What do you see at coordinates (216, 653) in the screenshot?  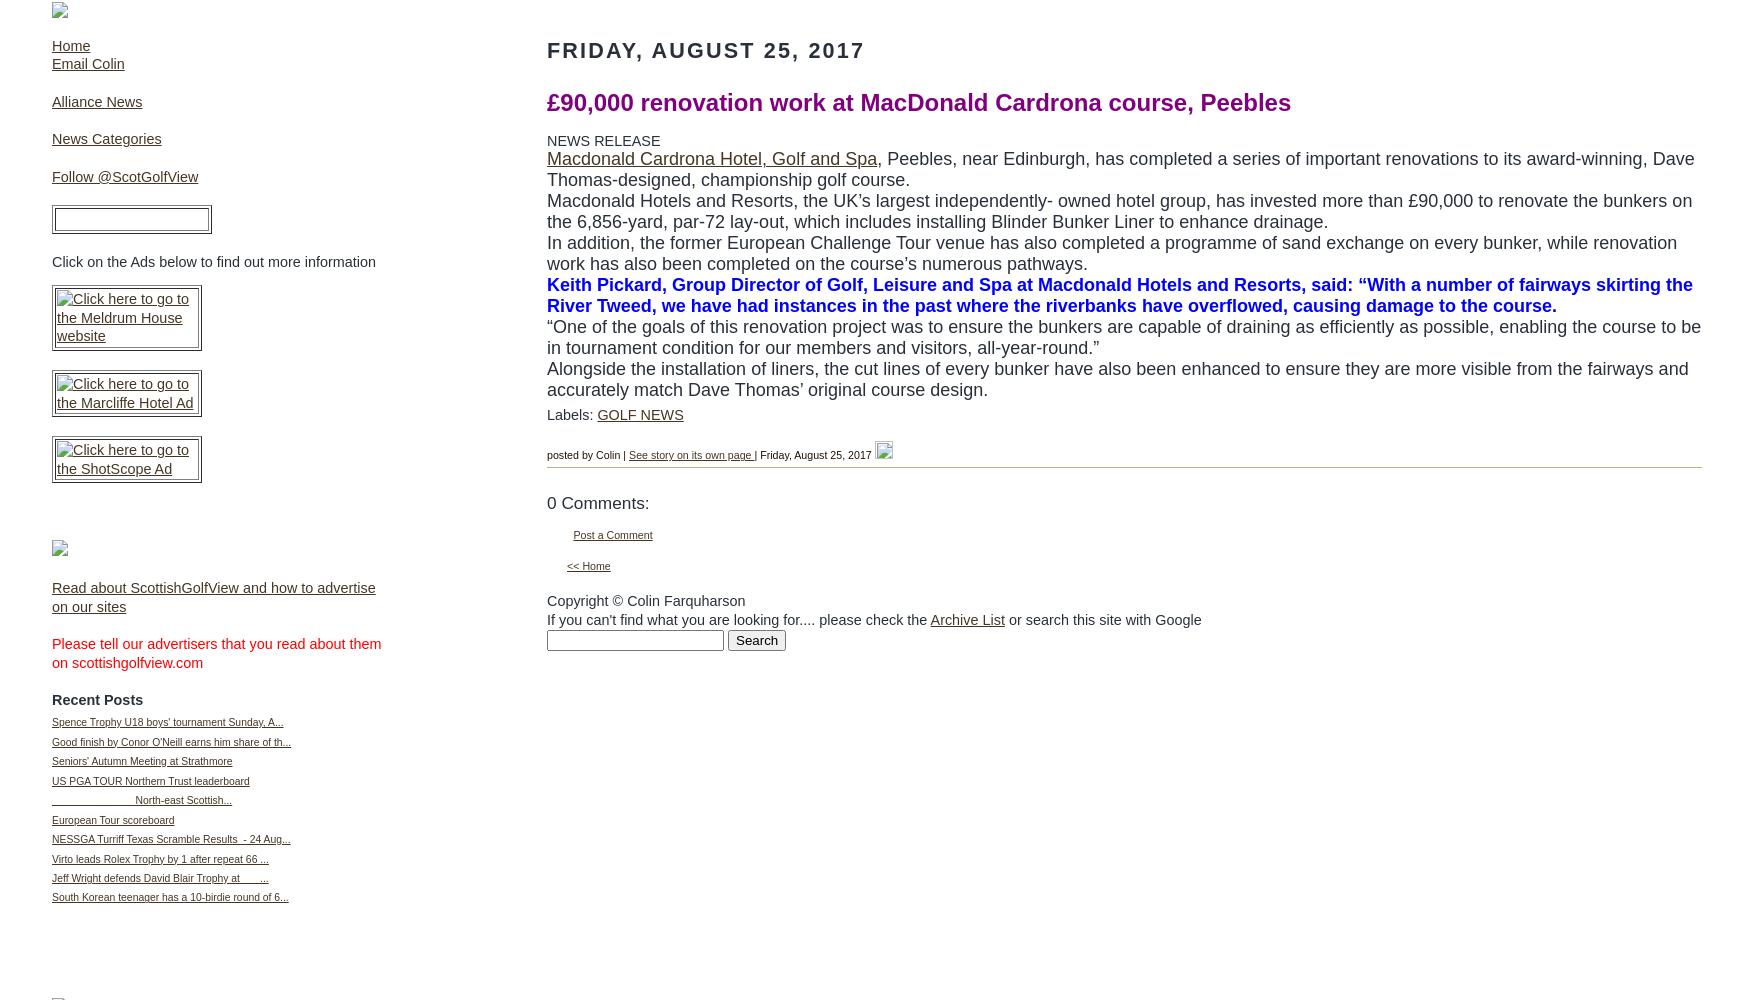 I see `'Please tell our advertisers that you read about them on scottishgolfview.com'` at bounding box center [216, 653].